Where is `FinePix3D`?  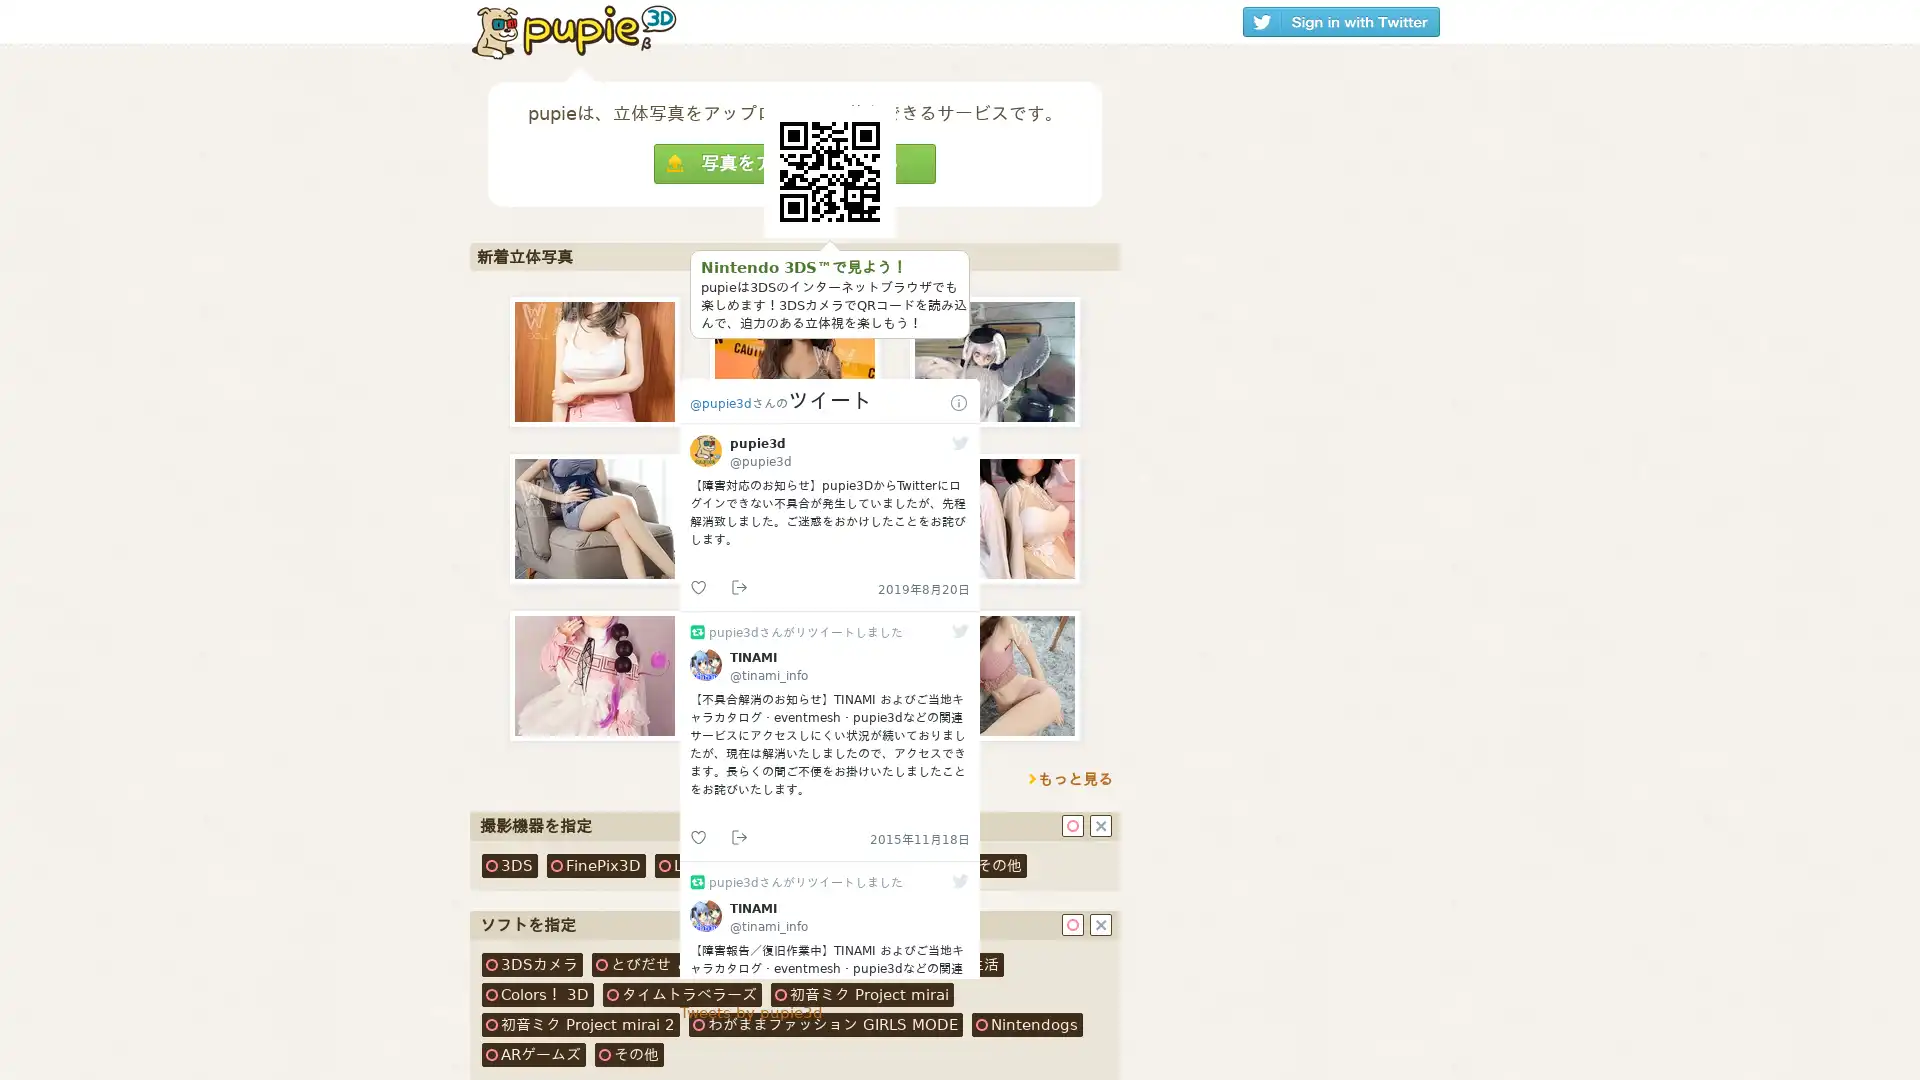 FinePix3D is located at coordinates (595, 865).